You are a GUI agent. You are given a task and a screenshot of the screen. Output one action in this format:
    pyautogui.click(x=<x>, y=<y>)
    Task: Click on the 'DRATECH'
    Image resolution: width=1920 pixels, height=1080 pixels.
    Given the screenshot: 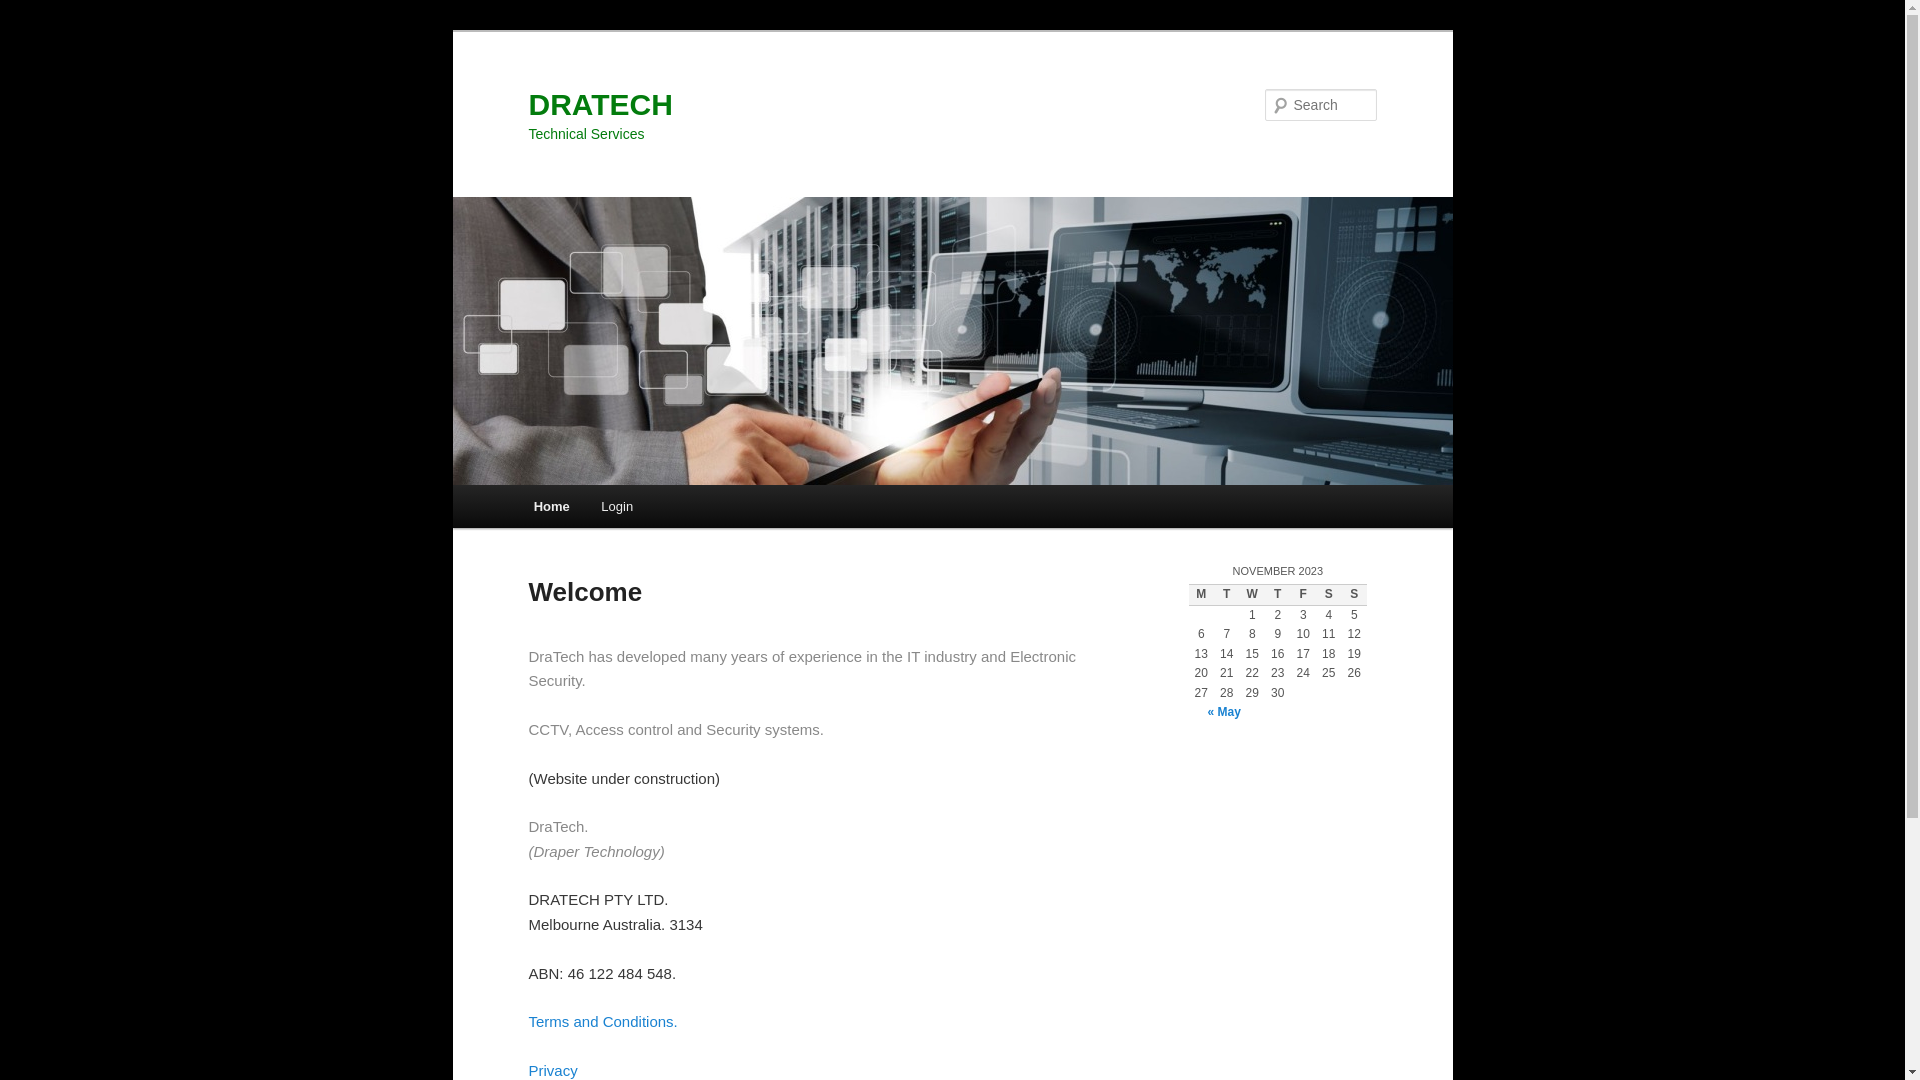 What is the action you would take?
    pyautogui.click(x=599, y=104)
    